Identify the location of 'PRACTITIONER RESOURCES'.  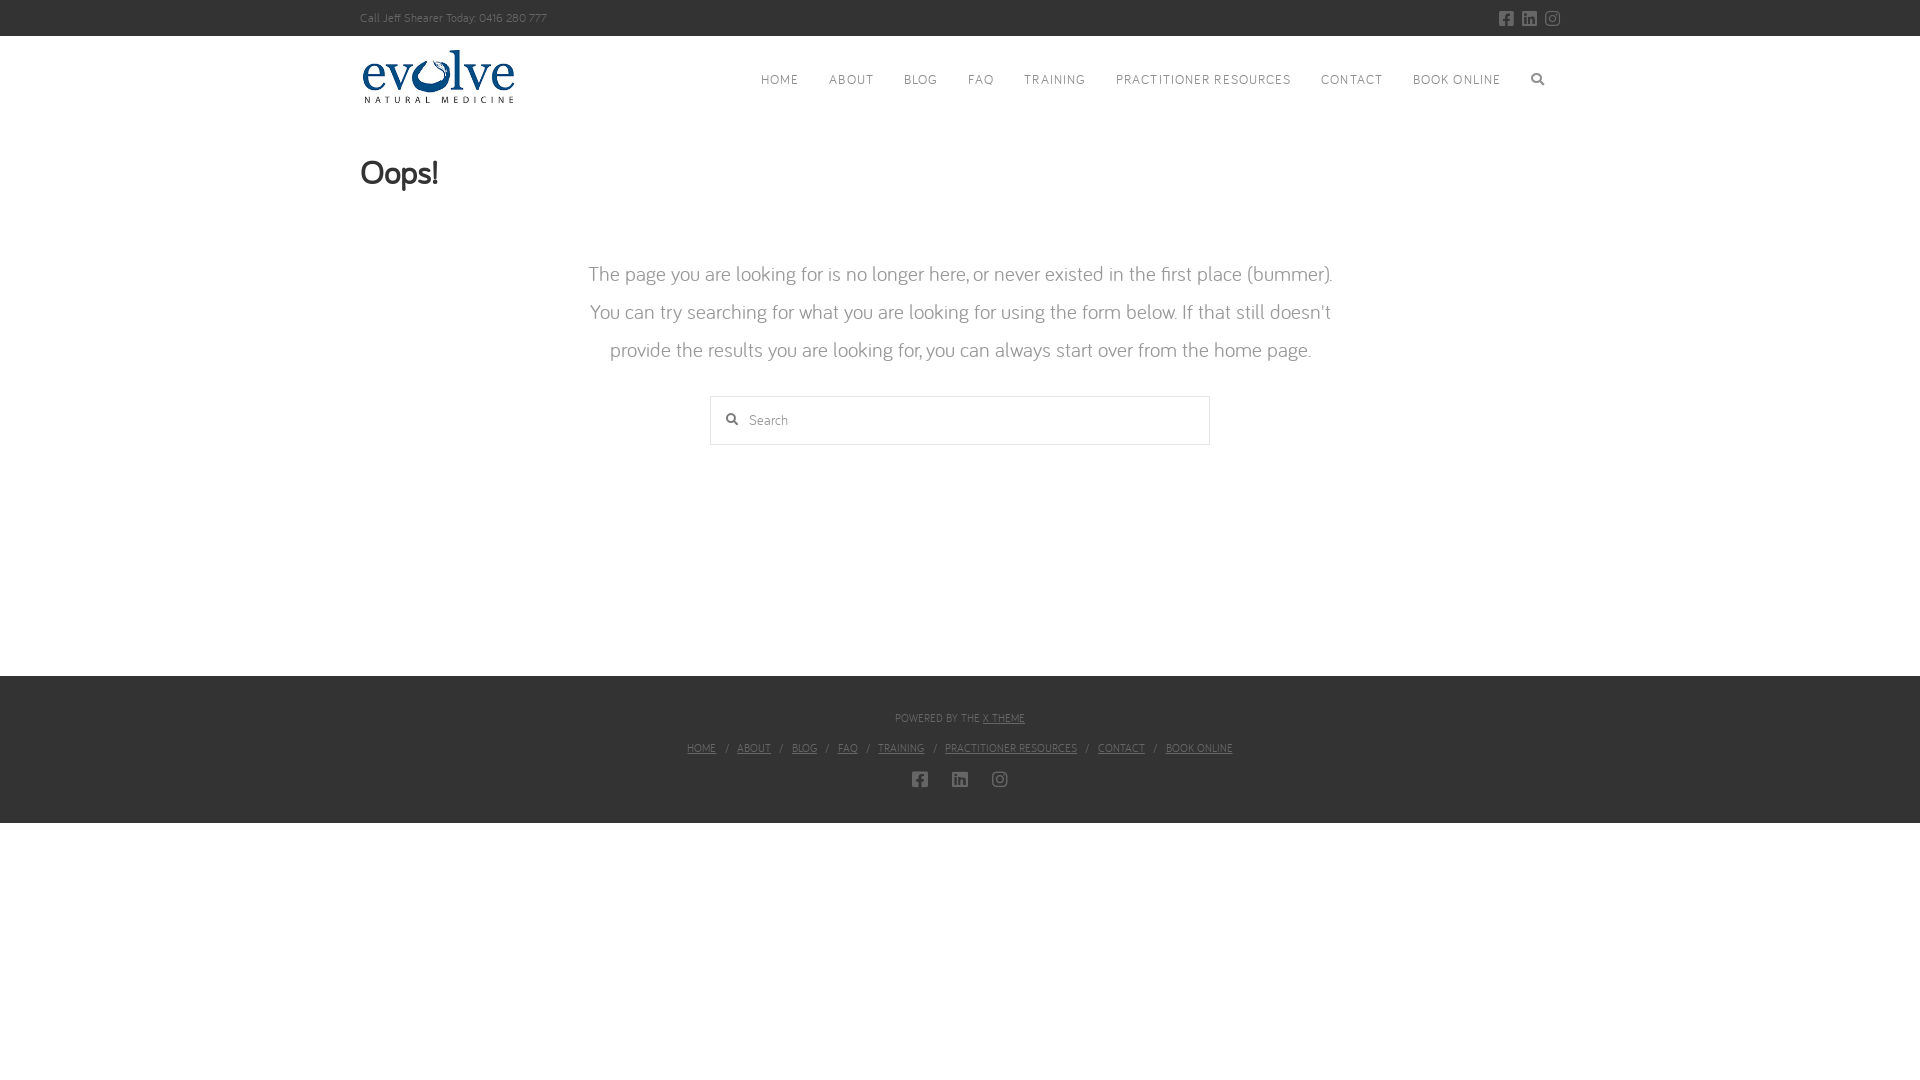
(944, 748).